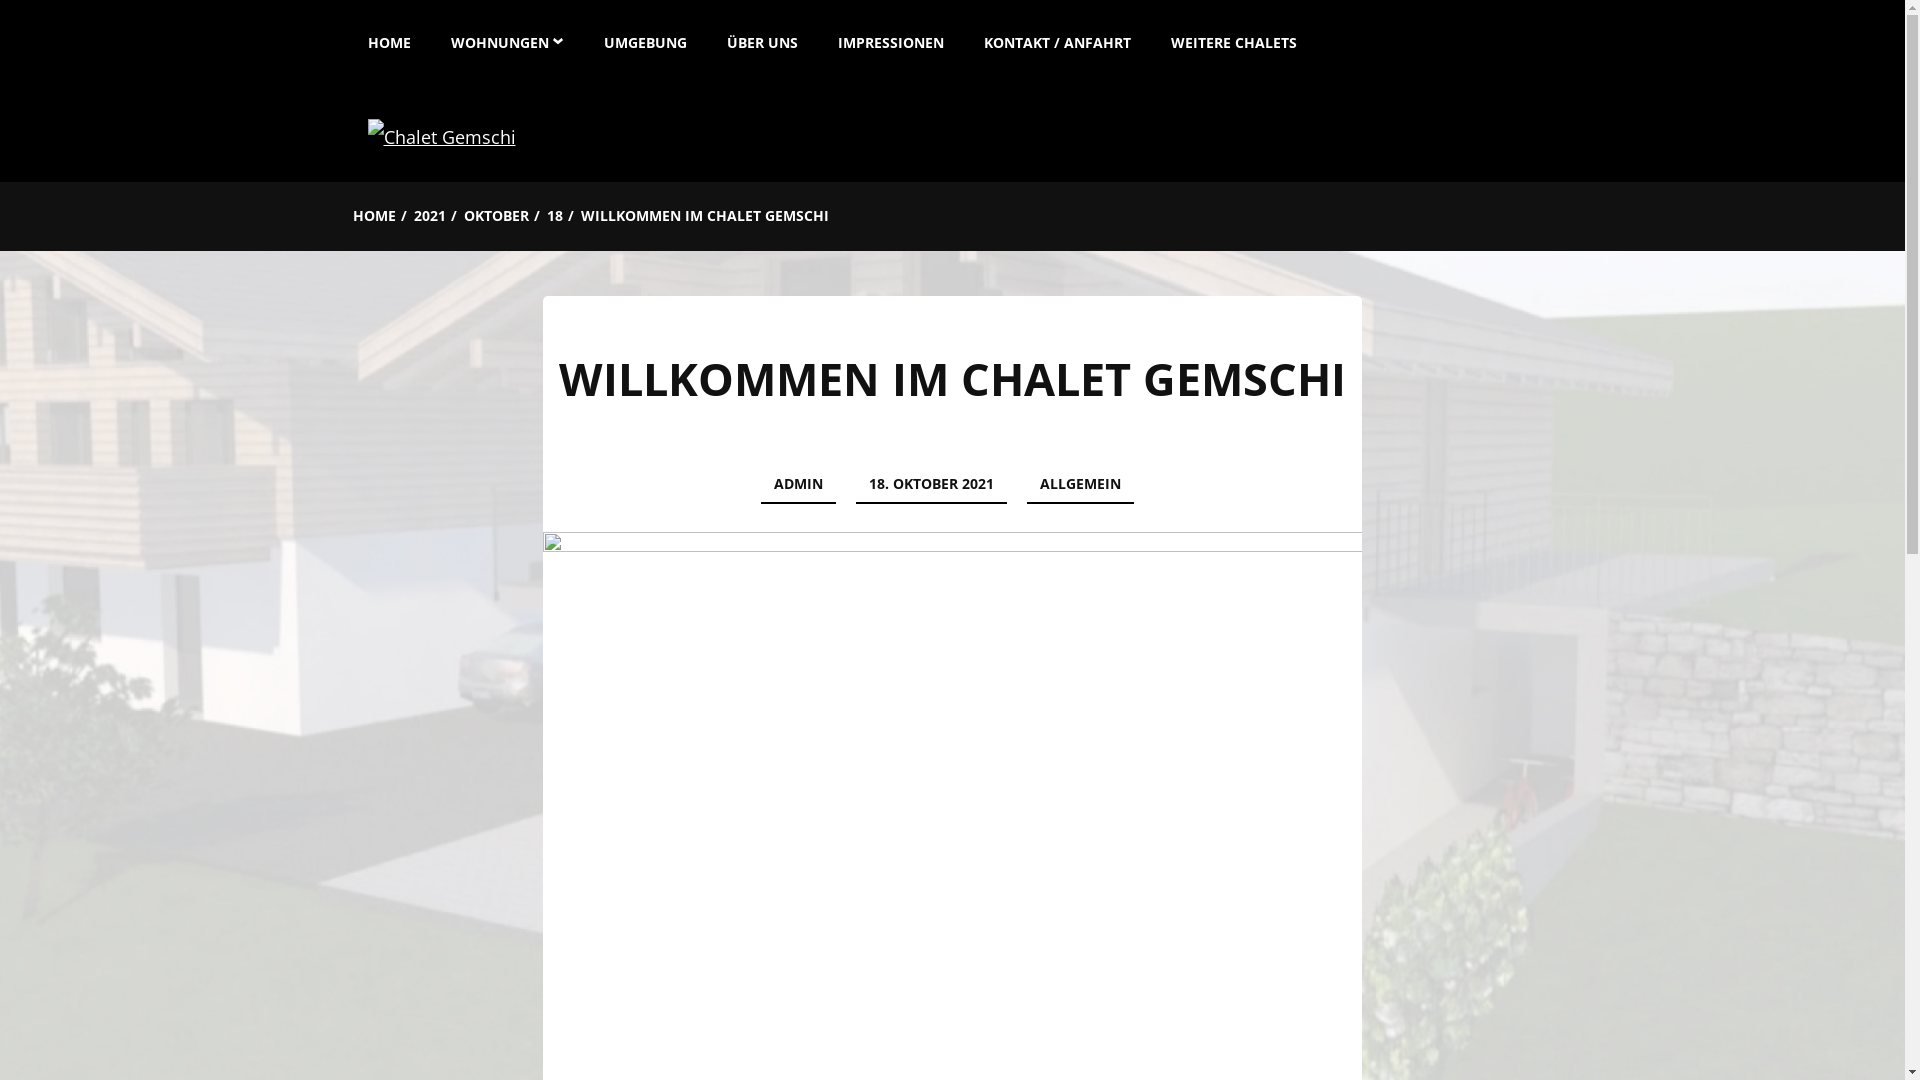 This screenshot has width=1920, height=1080. What do you see at coordinates (855, 485) in the screenshot?
I see `'18. OKTOBER 2021'` at bounding box center [855, 485].